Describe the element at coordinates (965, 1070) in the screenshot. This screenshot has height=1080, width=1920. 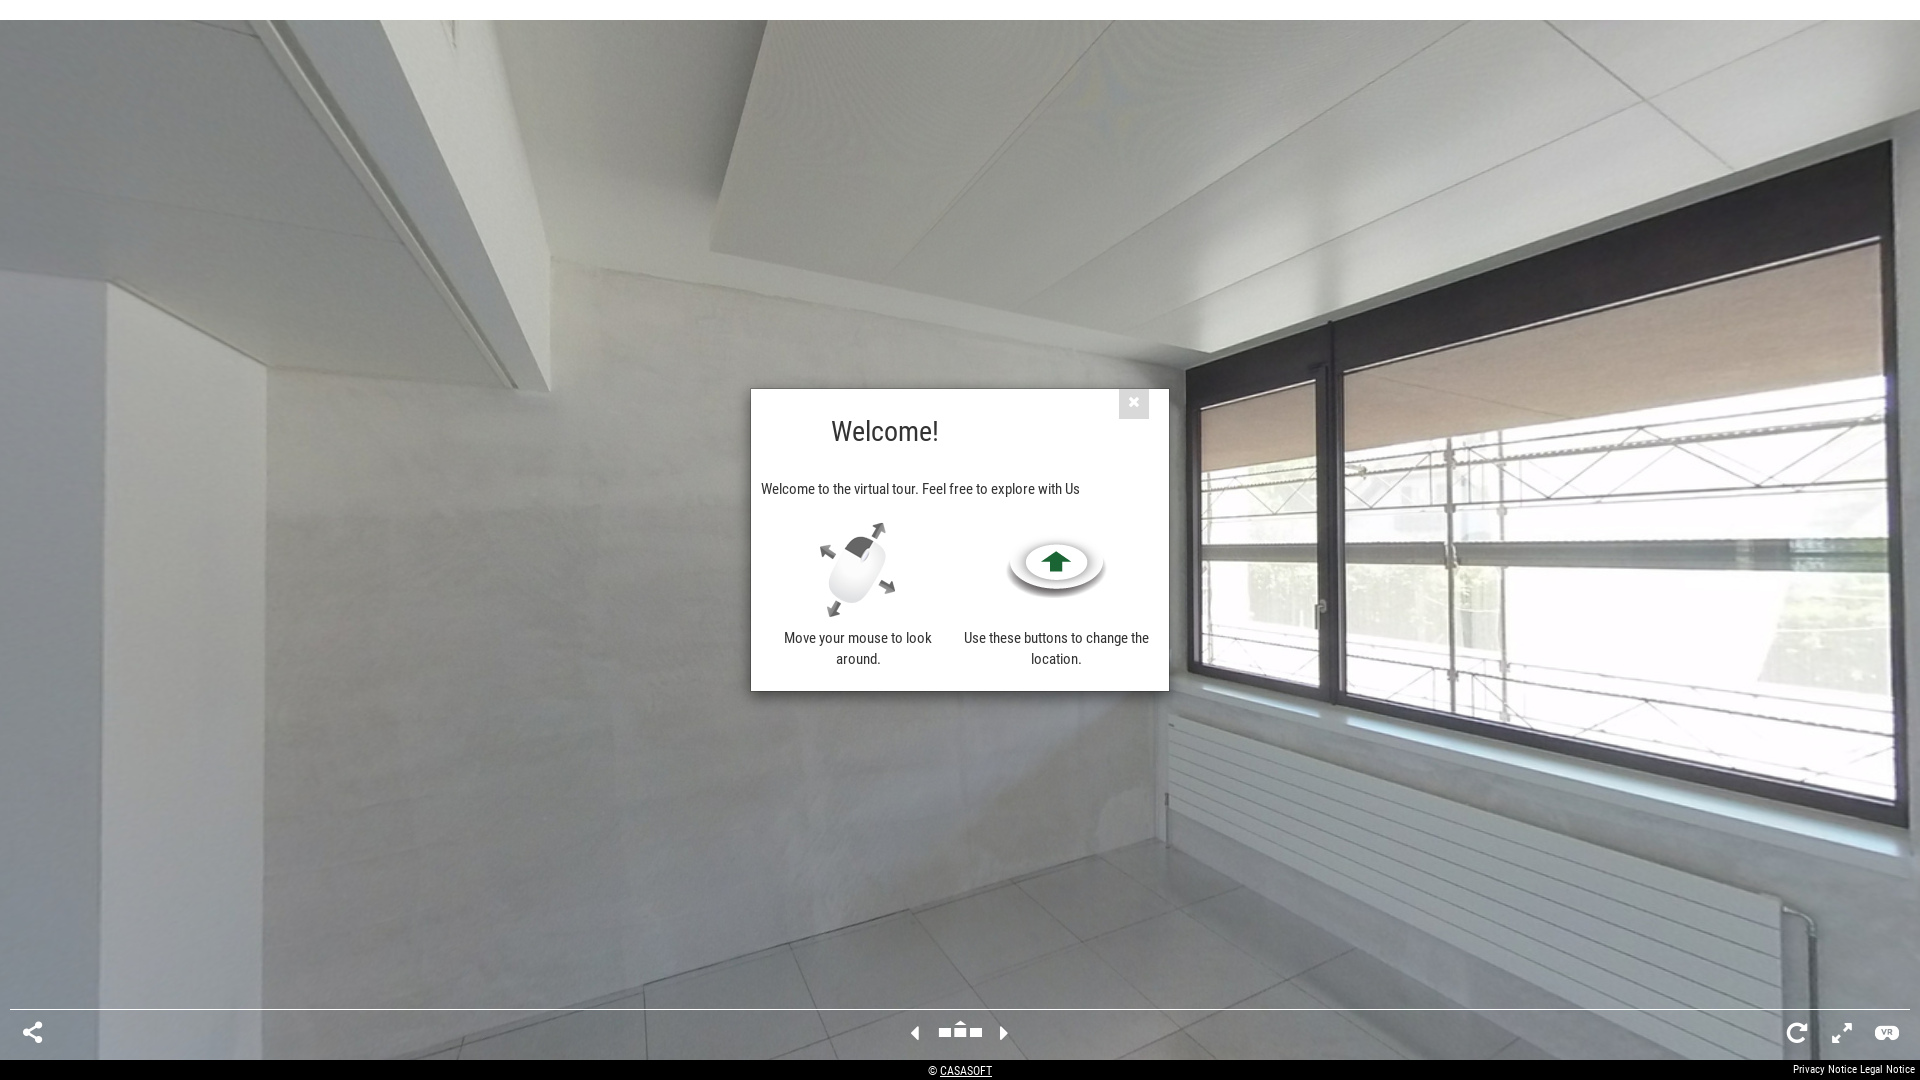
I see `'CASASOFT'` at that location.